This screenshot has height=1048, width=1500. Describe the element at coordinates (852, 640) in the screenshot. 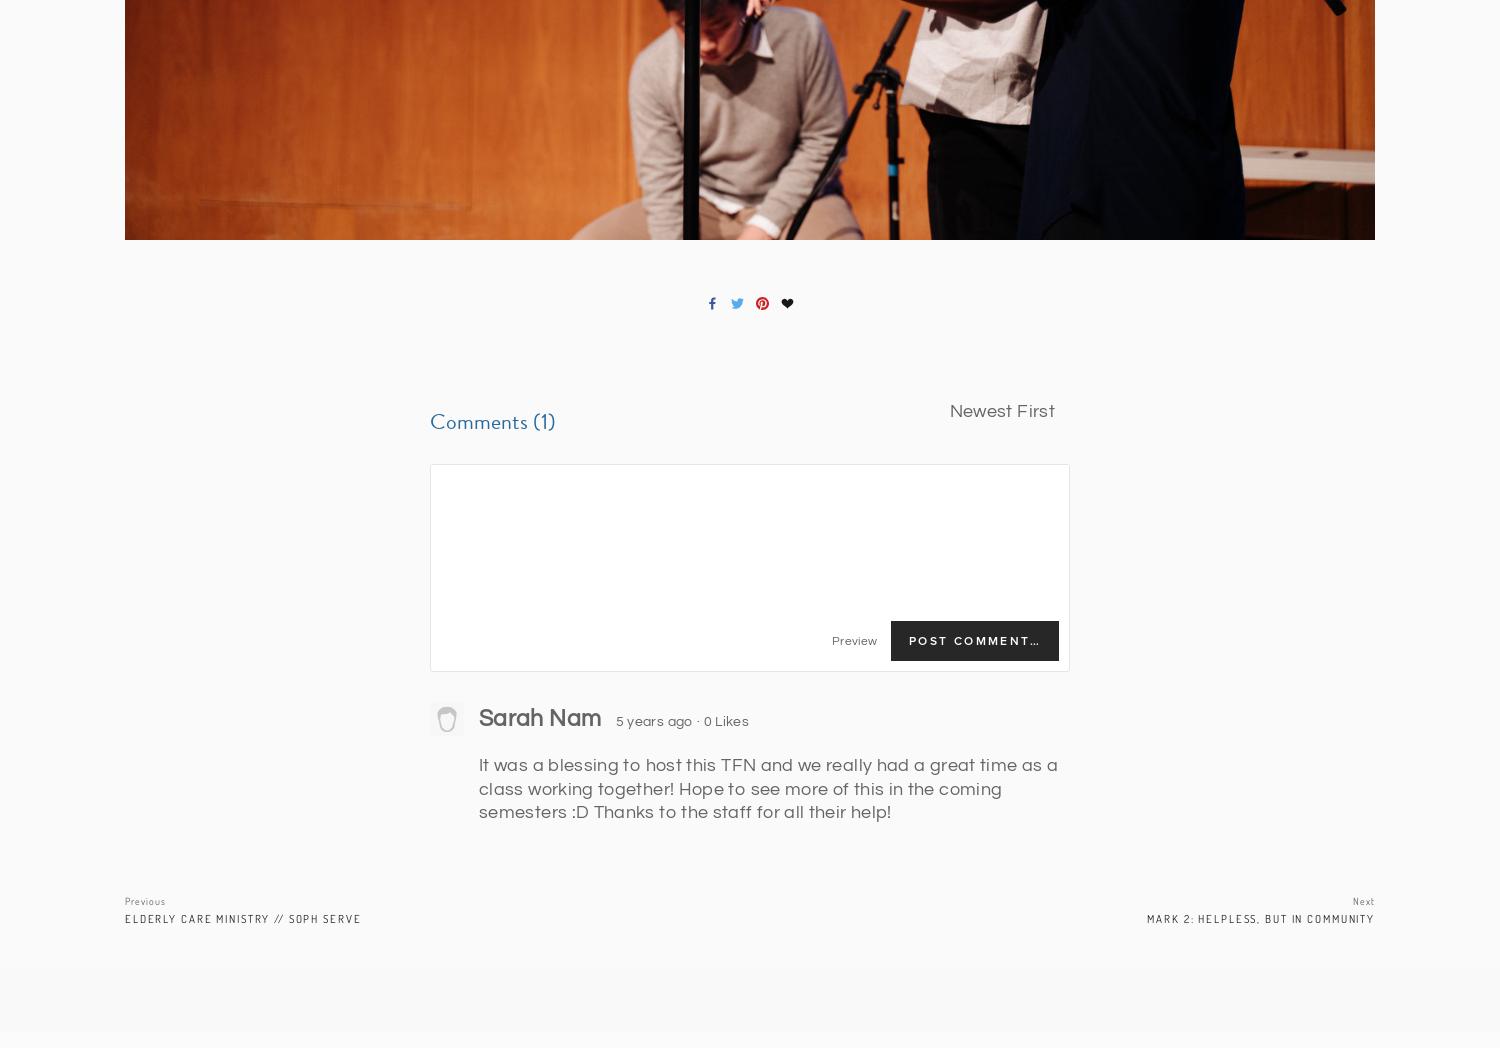

I see `'Preview'` at that location.